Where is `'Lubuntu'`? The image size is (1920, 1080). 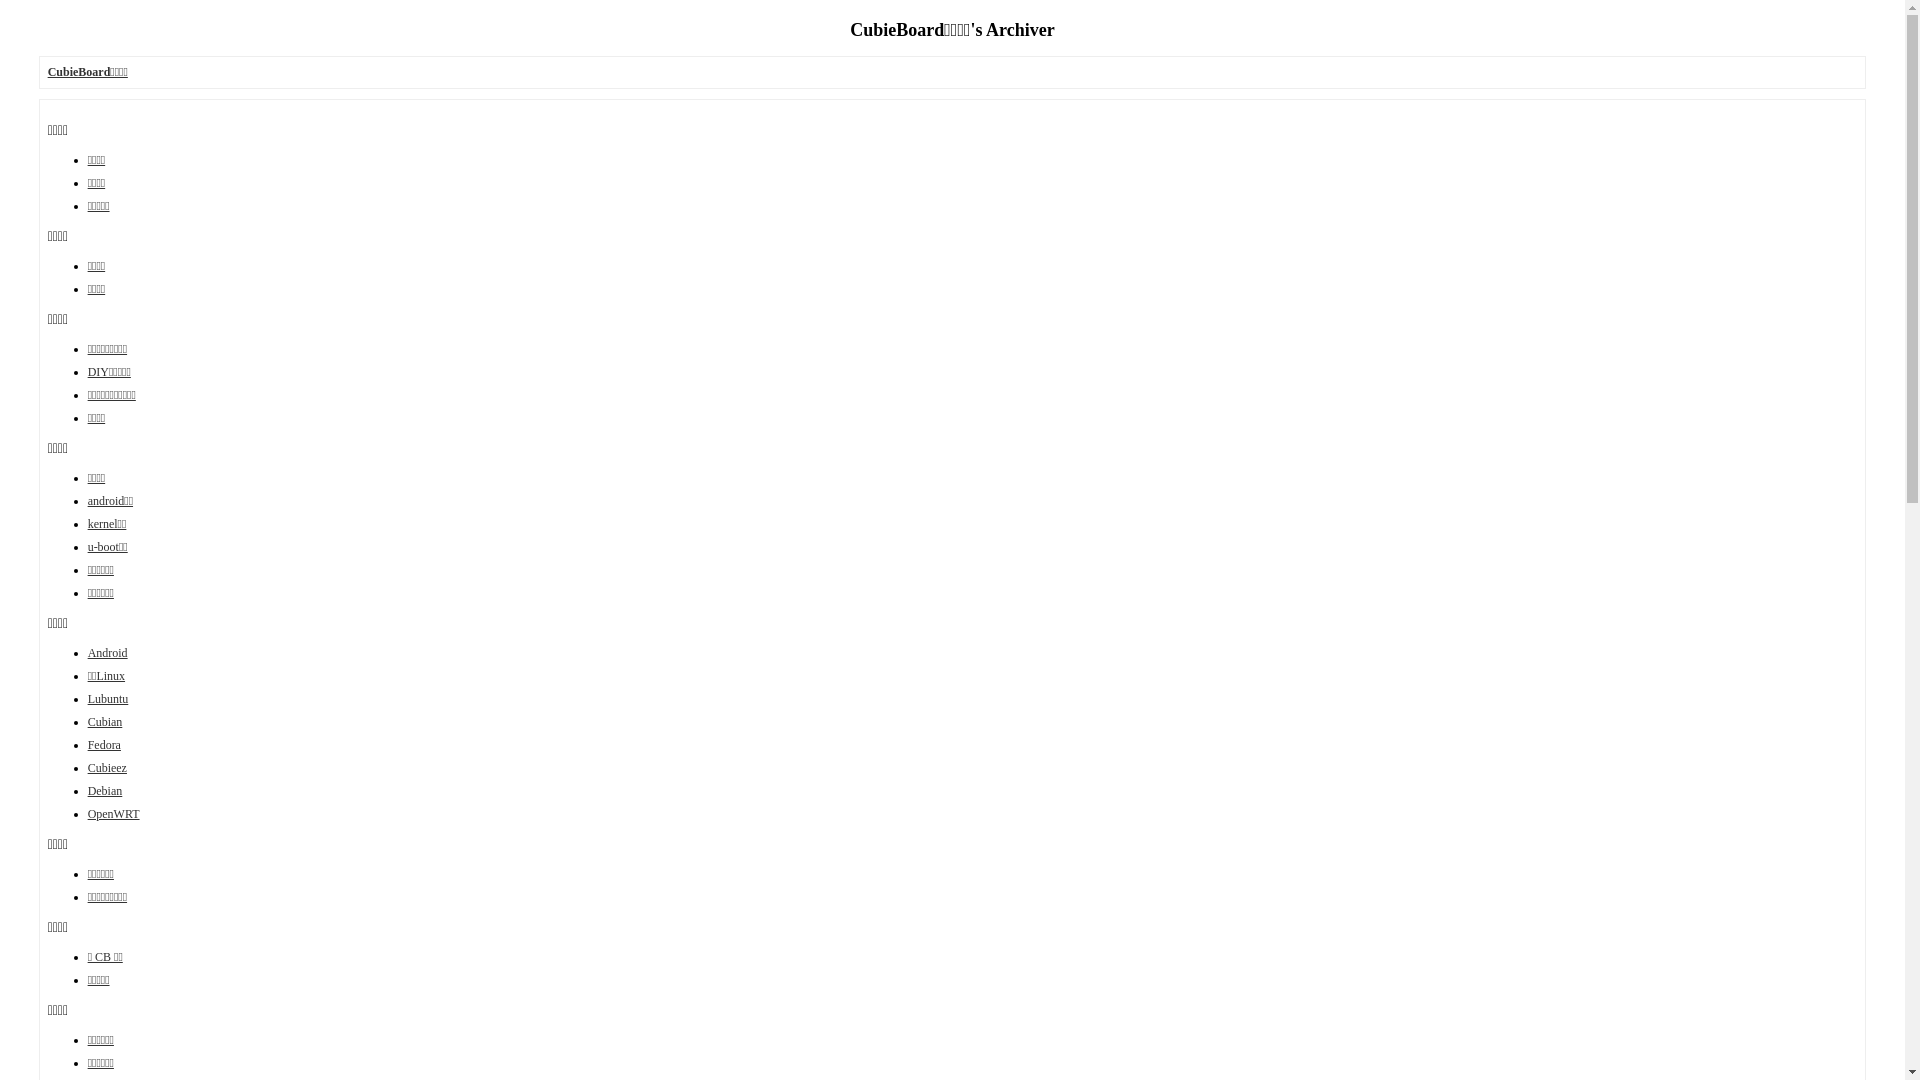
'Lubuntu' is located at coordinates (107, 697).